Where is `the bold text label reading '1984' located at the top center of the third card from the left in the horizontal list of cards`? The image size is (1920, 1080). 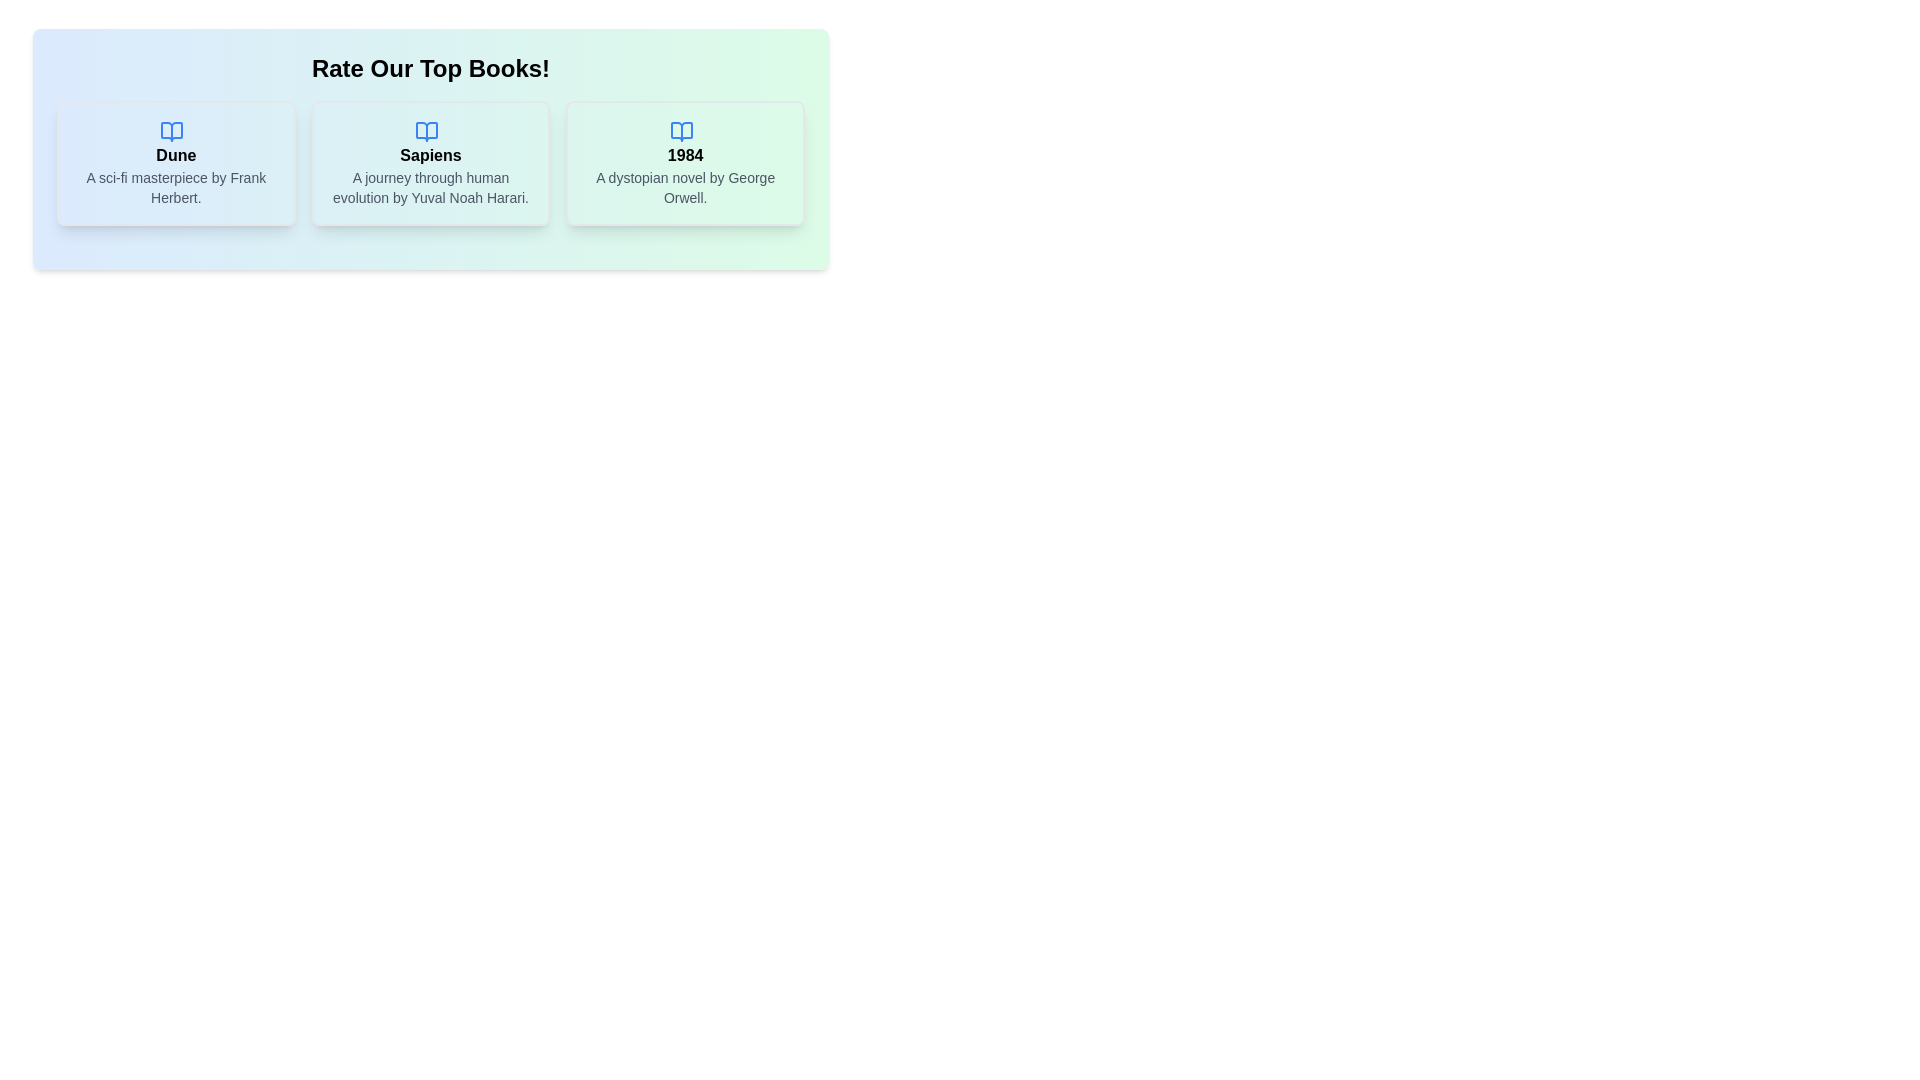
the bold text label reading '1984' located at the top center of the third card from the left in the horizontal list of cards is located at coordinates (685, 154).